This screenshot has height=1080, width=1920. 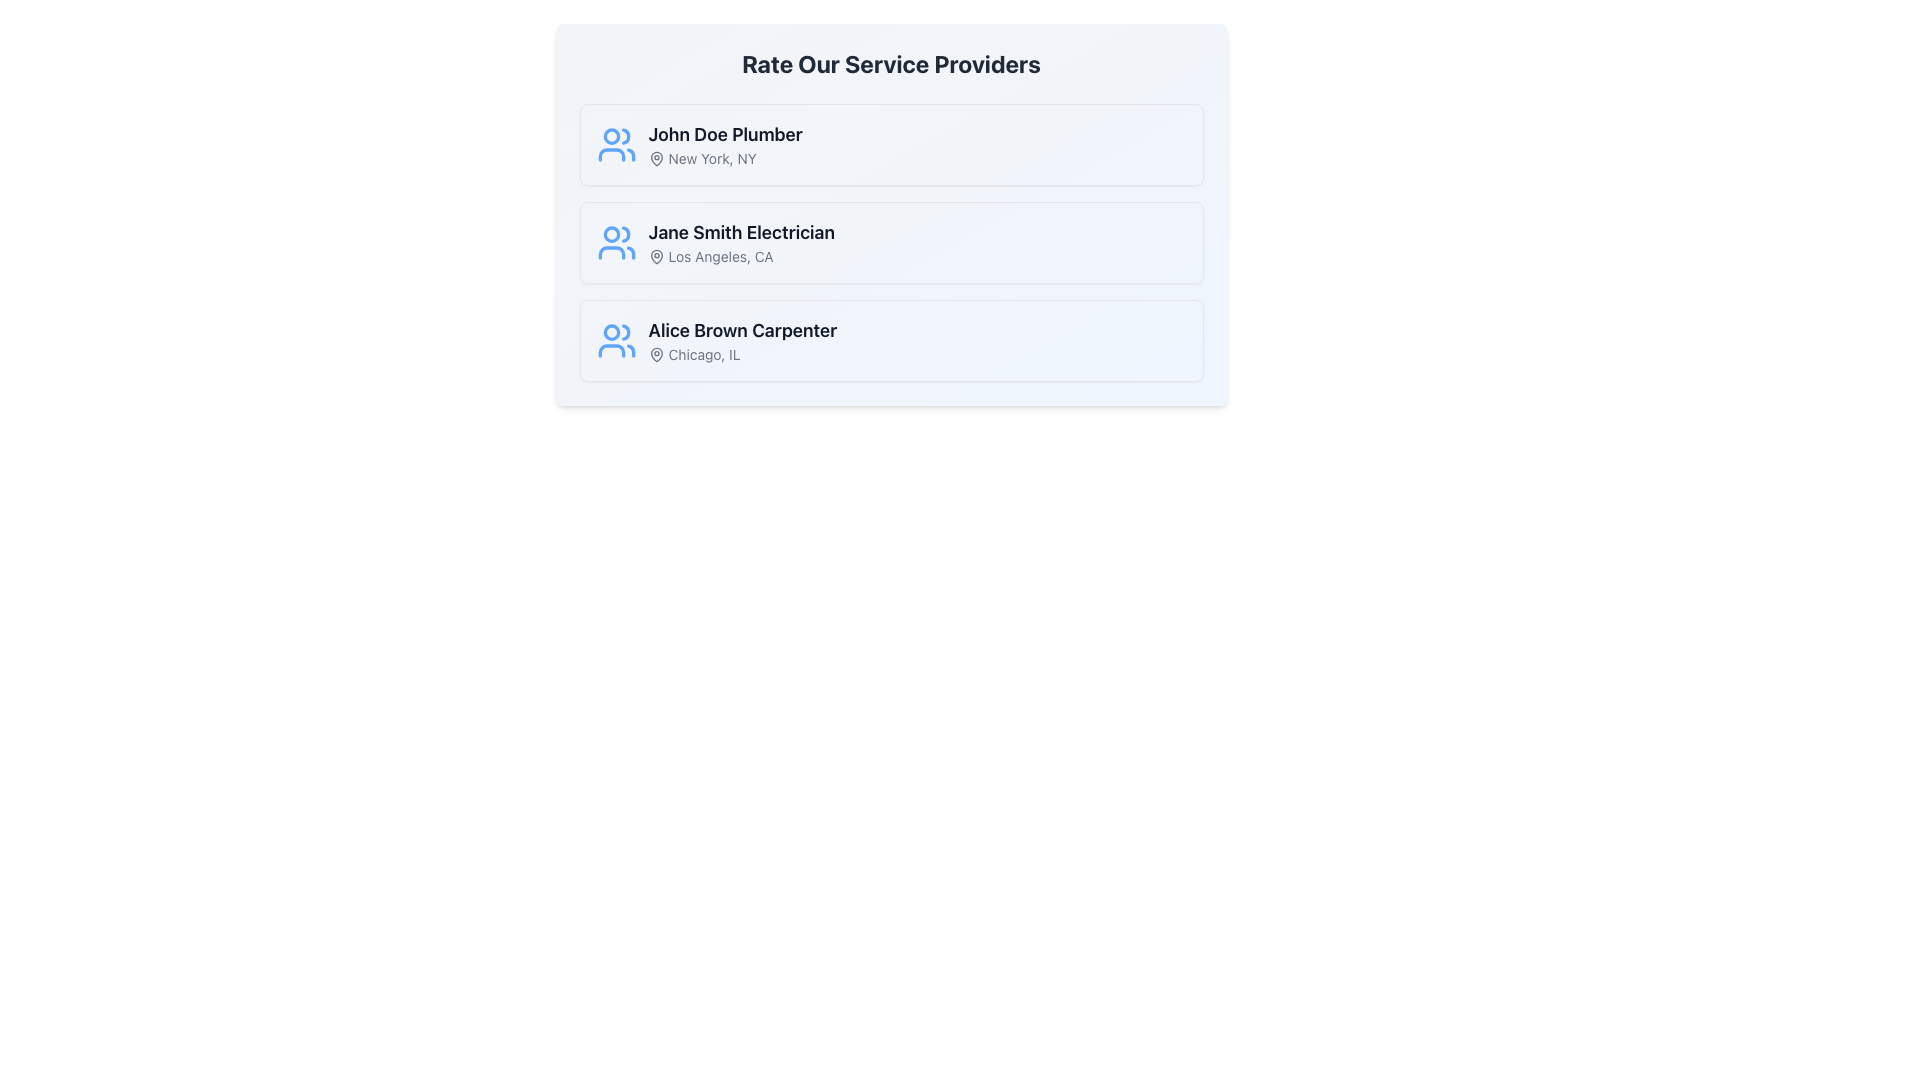 I want to click on the profile icon for 'Alice Brown Carpenter', which is positioned on the left side adjacent to the name and location text, so click(x=615, y=339).